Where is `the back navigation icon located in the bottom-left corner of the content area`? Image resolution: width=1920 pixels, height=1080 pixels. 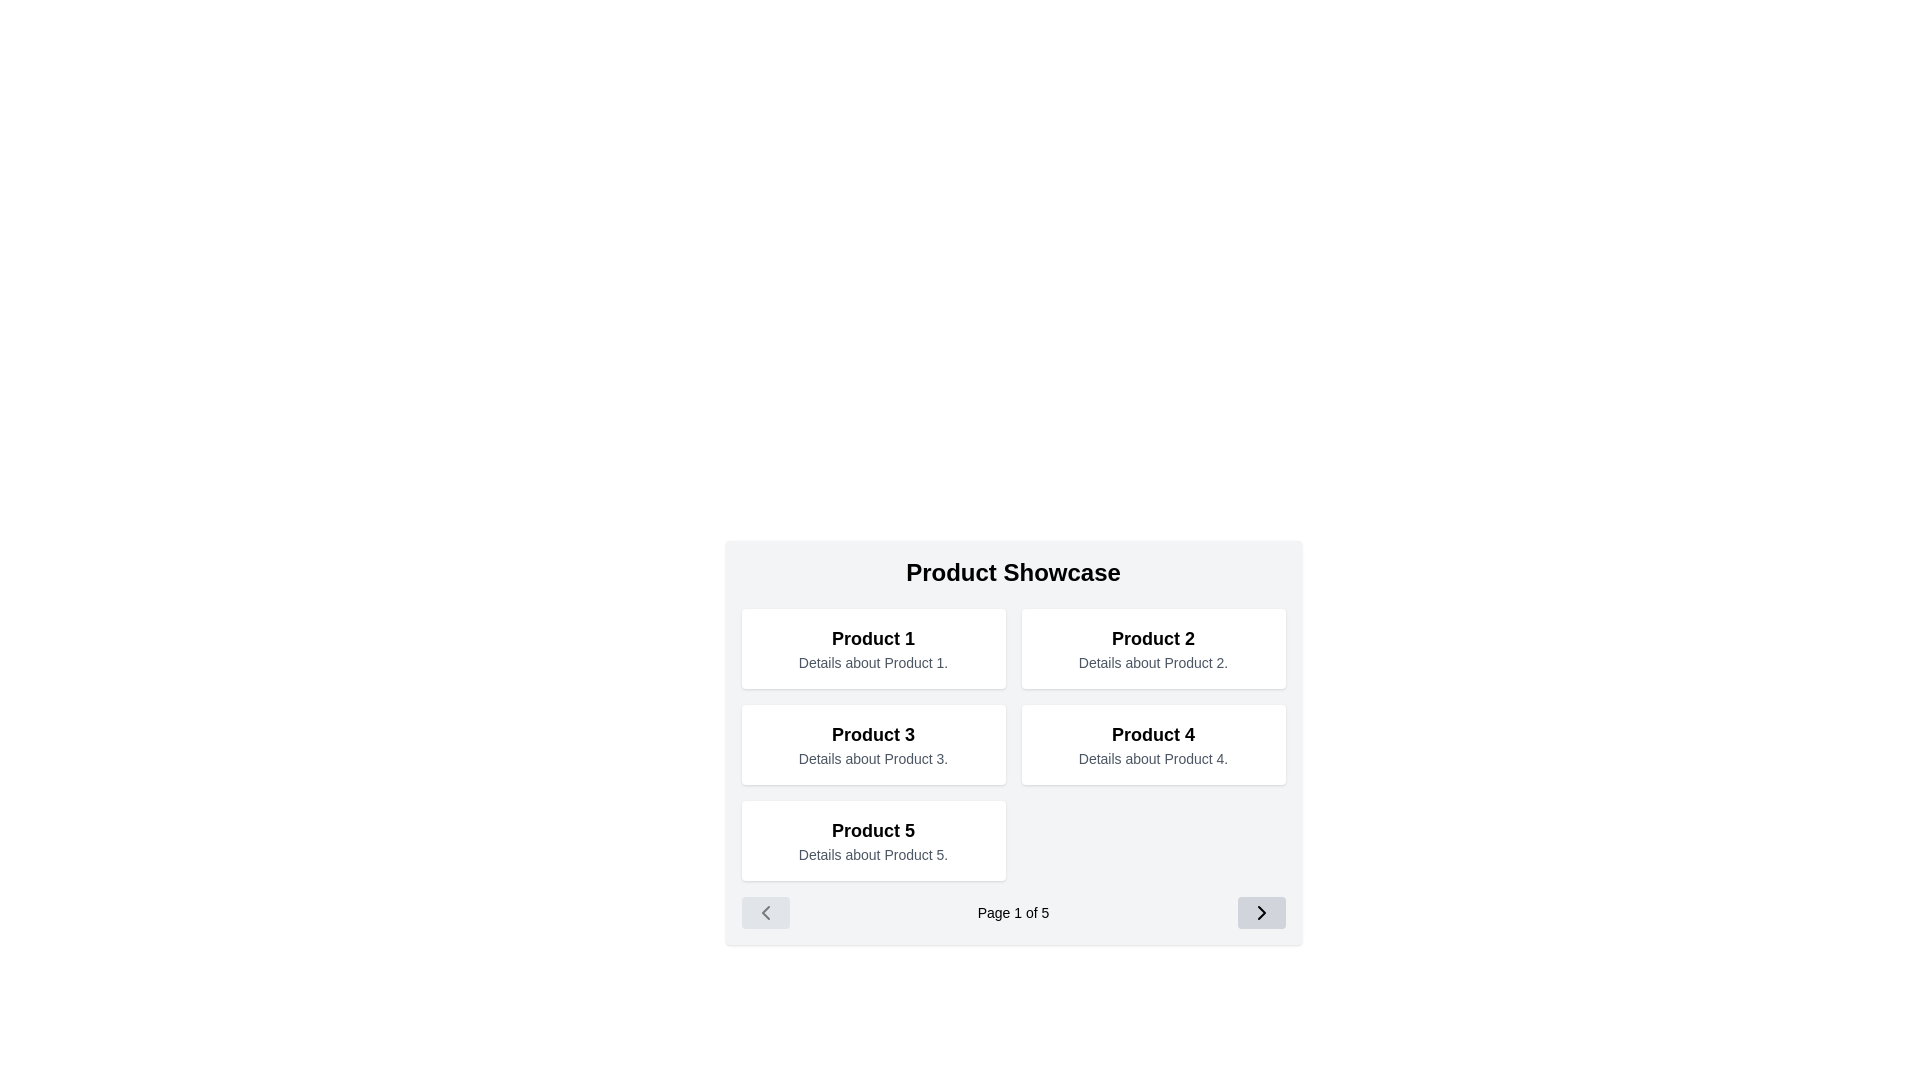 the back navigation icon located in the bottom-left corner of the content area is located at coordinates (764, 913).